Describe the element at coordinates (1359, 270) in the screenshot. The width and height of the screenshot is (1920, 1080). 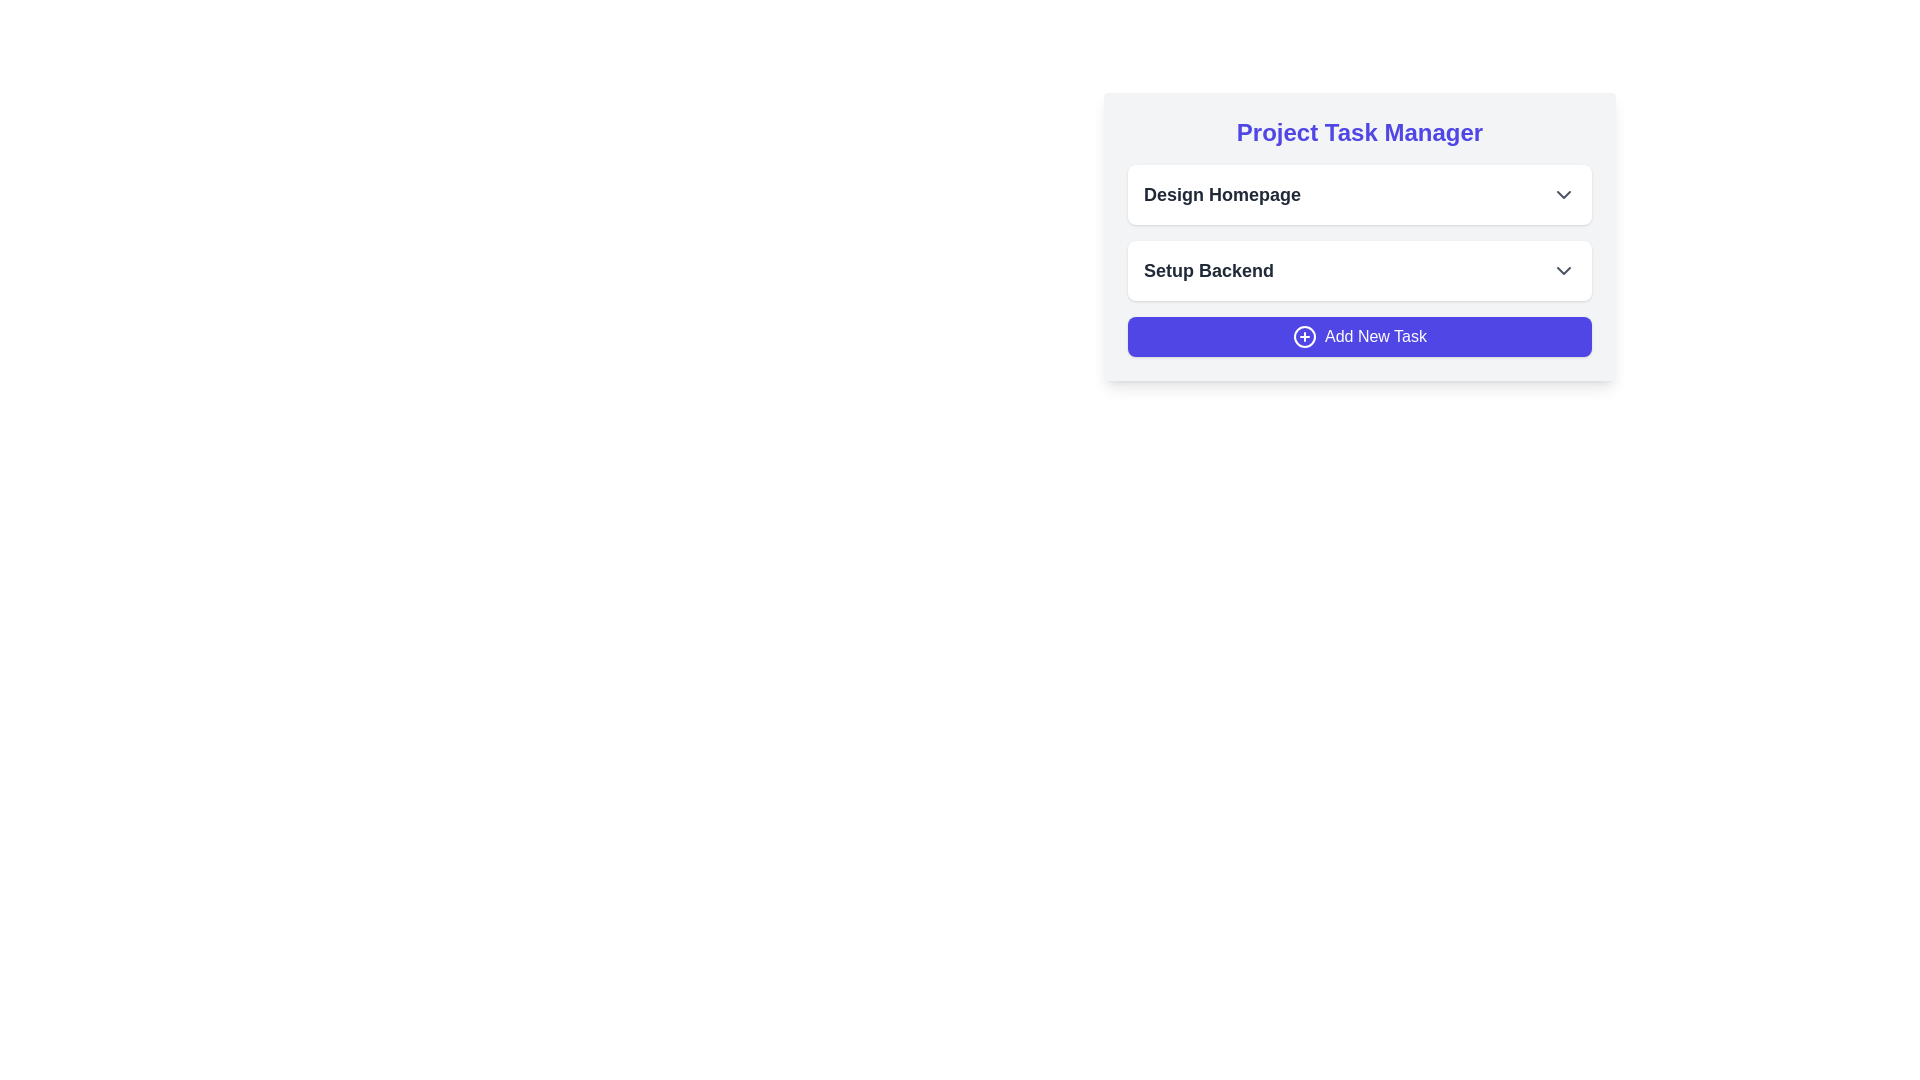
I see `the Dropdown menu button related to 'Setup Backend'` at that location.